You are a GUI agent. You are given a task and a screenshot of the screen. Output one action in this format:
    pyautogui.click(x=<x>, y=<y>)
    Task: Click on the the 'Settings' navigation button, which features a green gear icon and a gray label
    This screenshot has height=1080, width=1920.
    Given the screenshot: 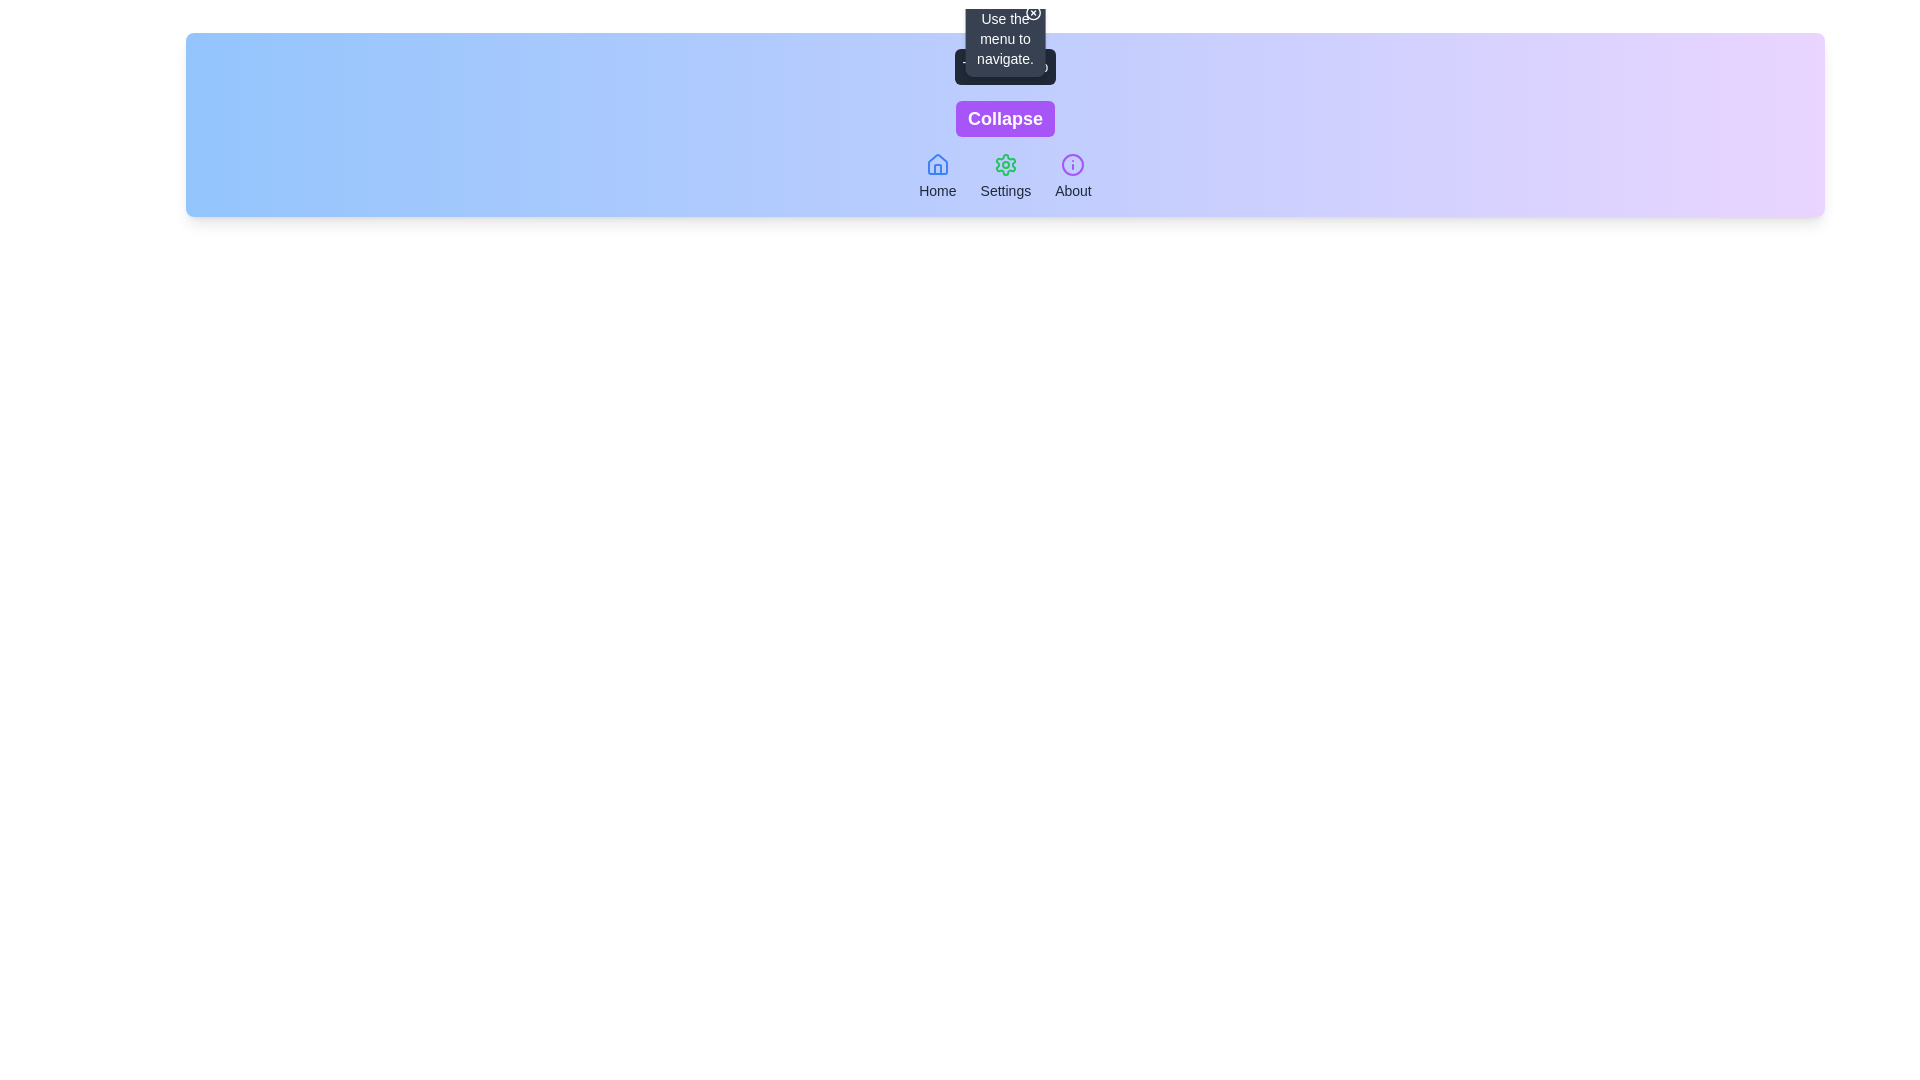 What is the action you would take?
    pyautogui.click(x=1005, y=176)
    